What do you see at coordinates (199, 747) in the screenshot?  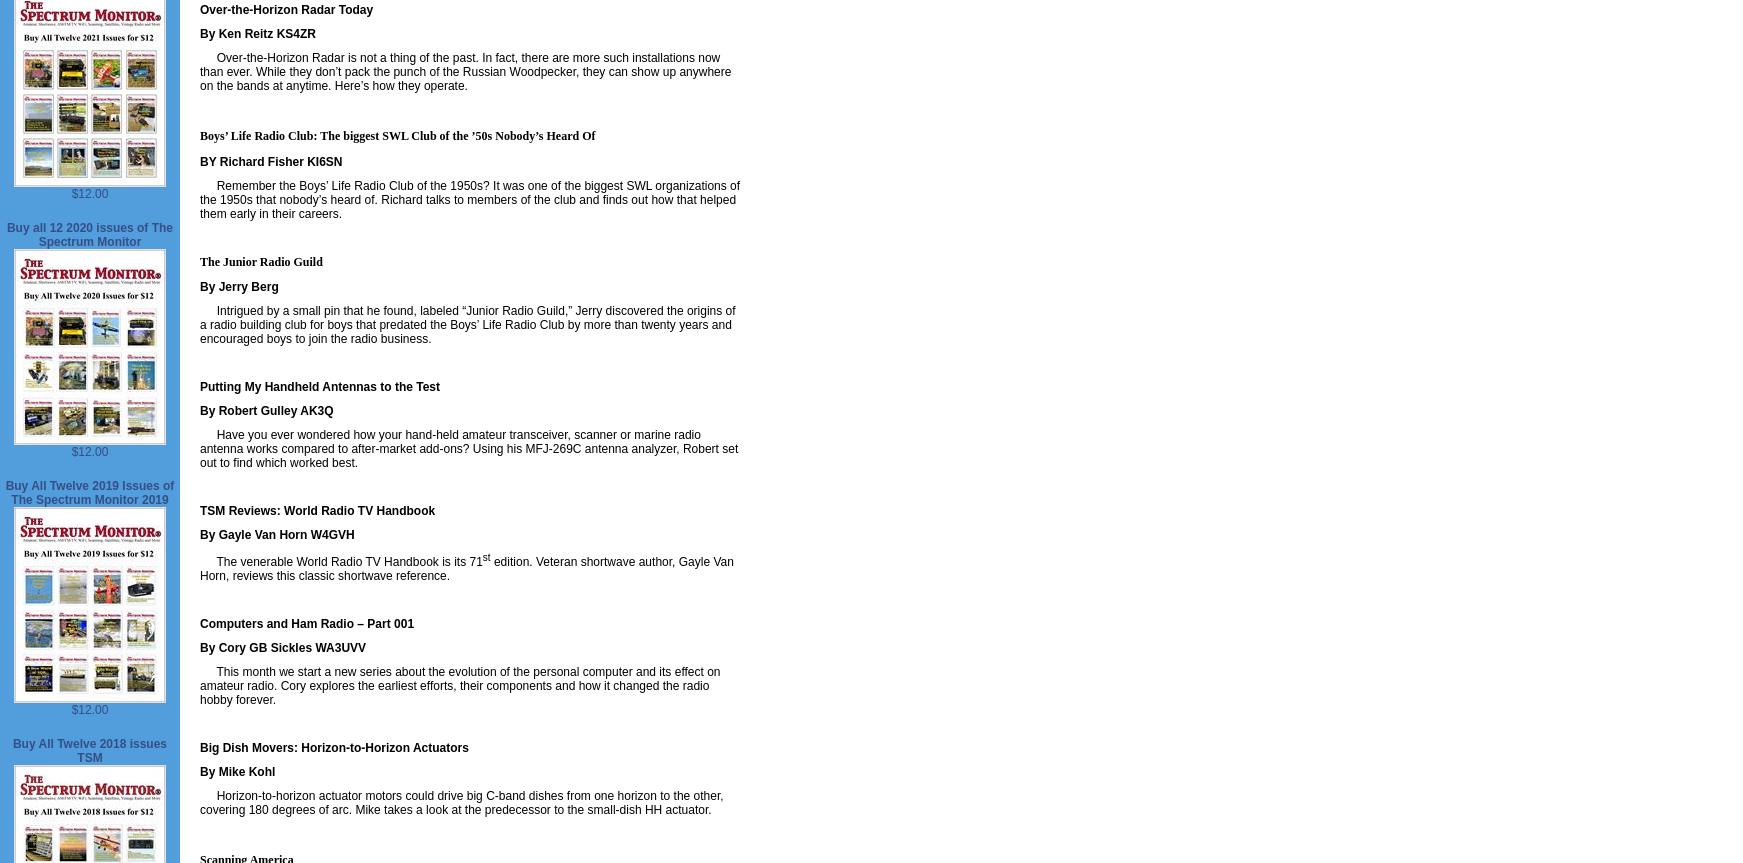 I see `'Big Dish Movers:
Horizon-to-Horizon Actuators'` at bounding box center [199, 747].